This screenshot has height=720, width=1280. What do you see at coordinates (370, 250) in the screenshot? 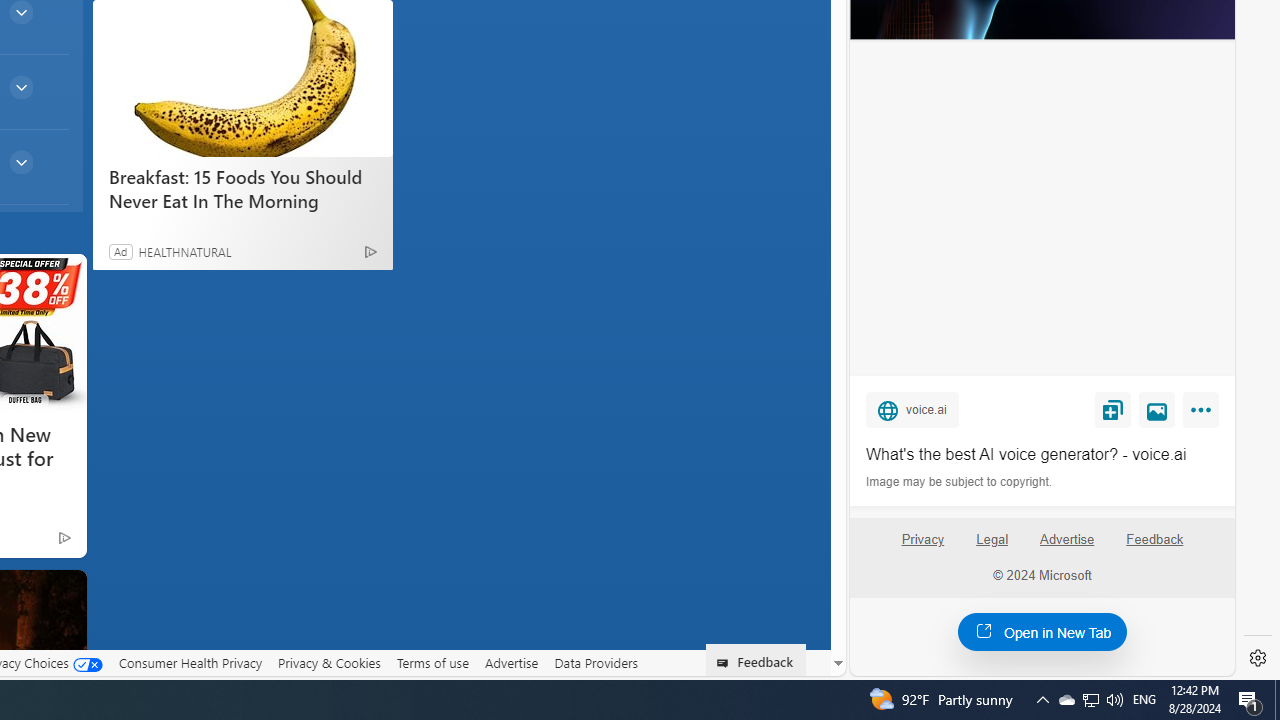
I see `'Ad Choice'` at bounding box center [370, 250].